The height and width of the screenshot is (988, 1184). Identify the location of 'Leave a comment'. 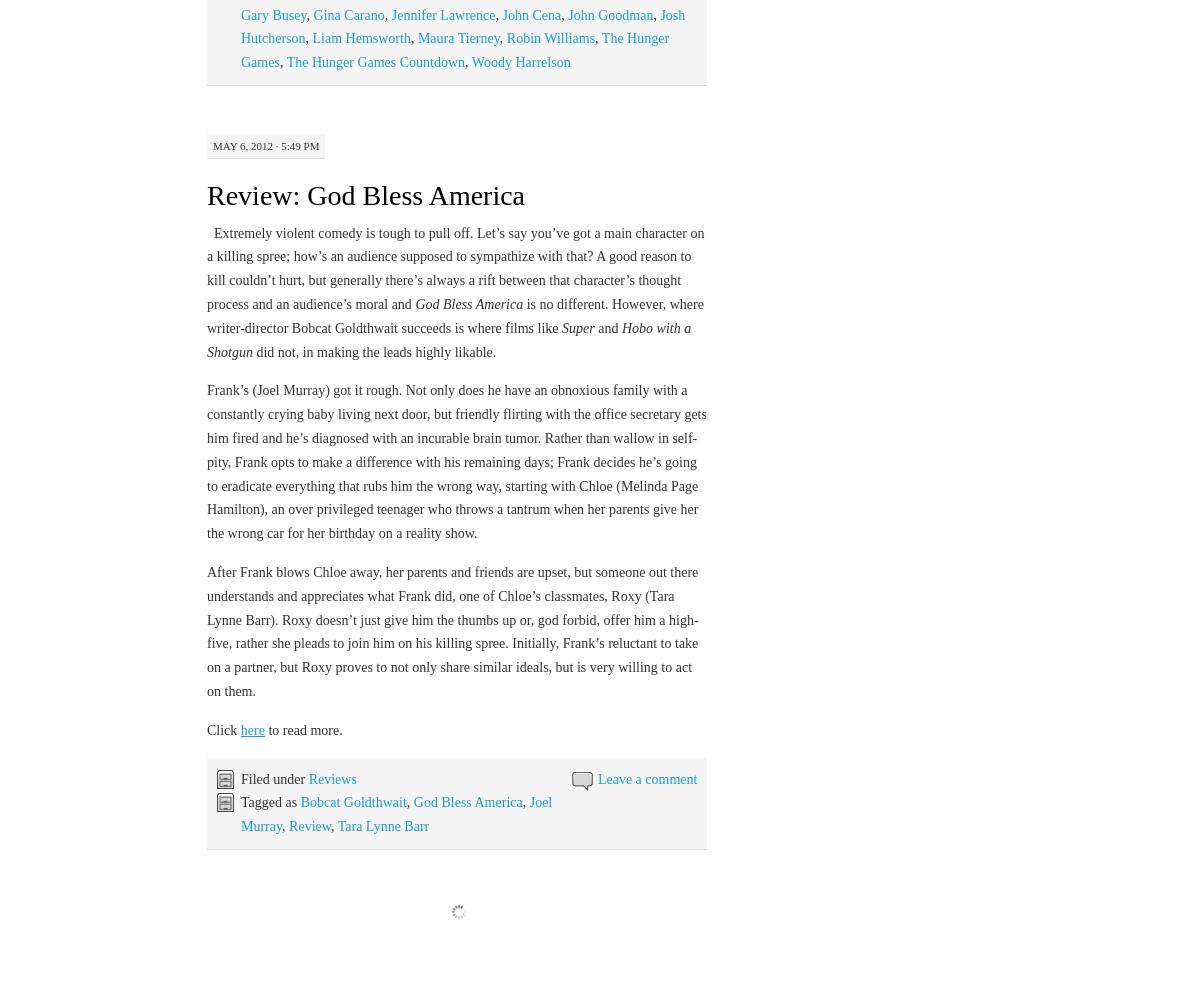
(646, 777).